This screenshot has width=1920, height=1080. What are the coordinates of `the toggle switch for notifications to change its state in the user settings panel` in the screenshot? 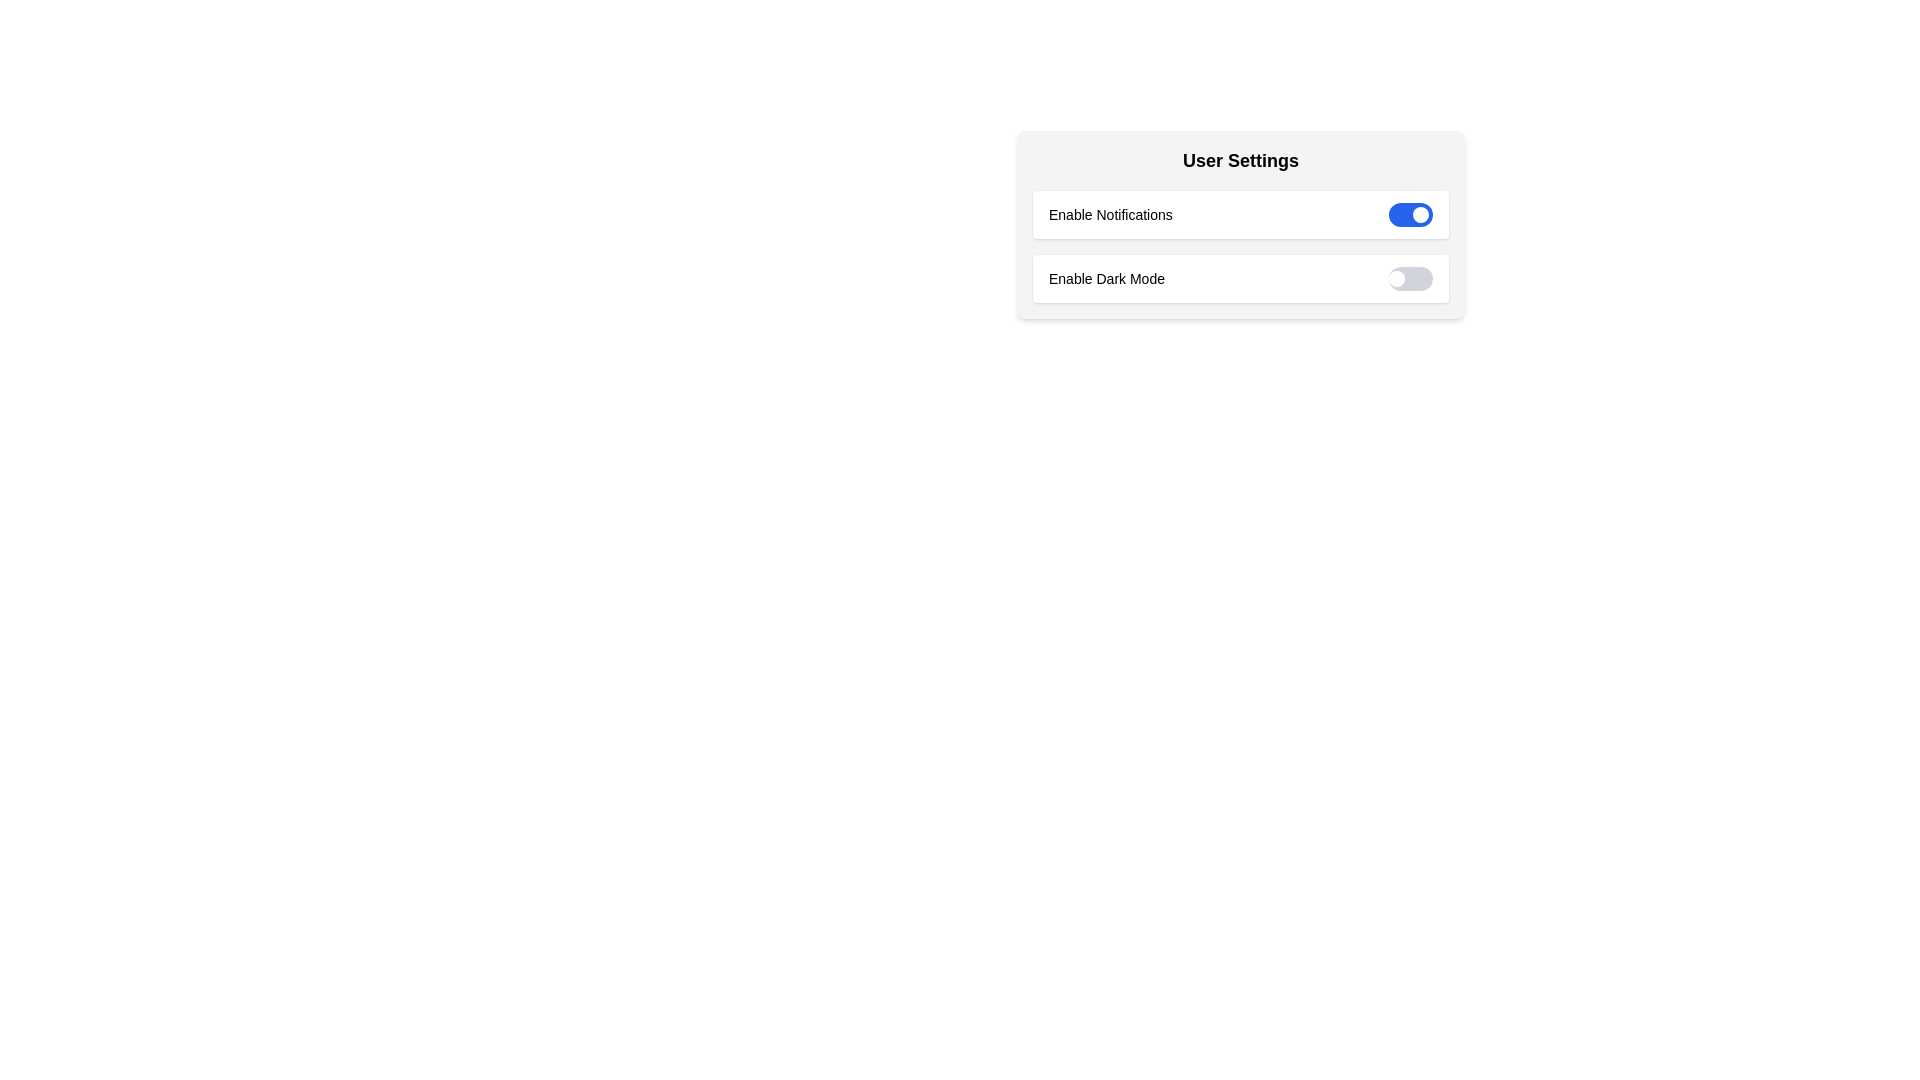 It's located at (1240, 215).